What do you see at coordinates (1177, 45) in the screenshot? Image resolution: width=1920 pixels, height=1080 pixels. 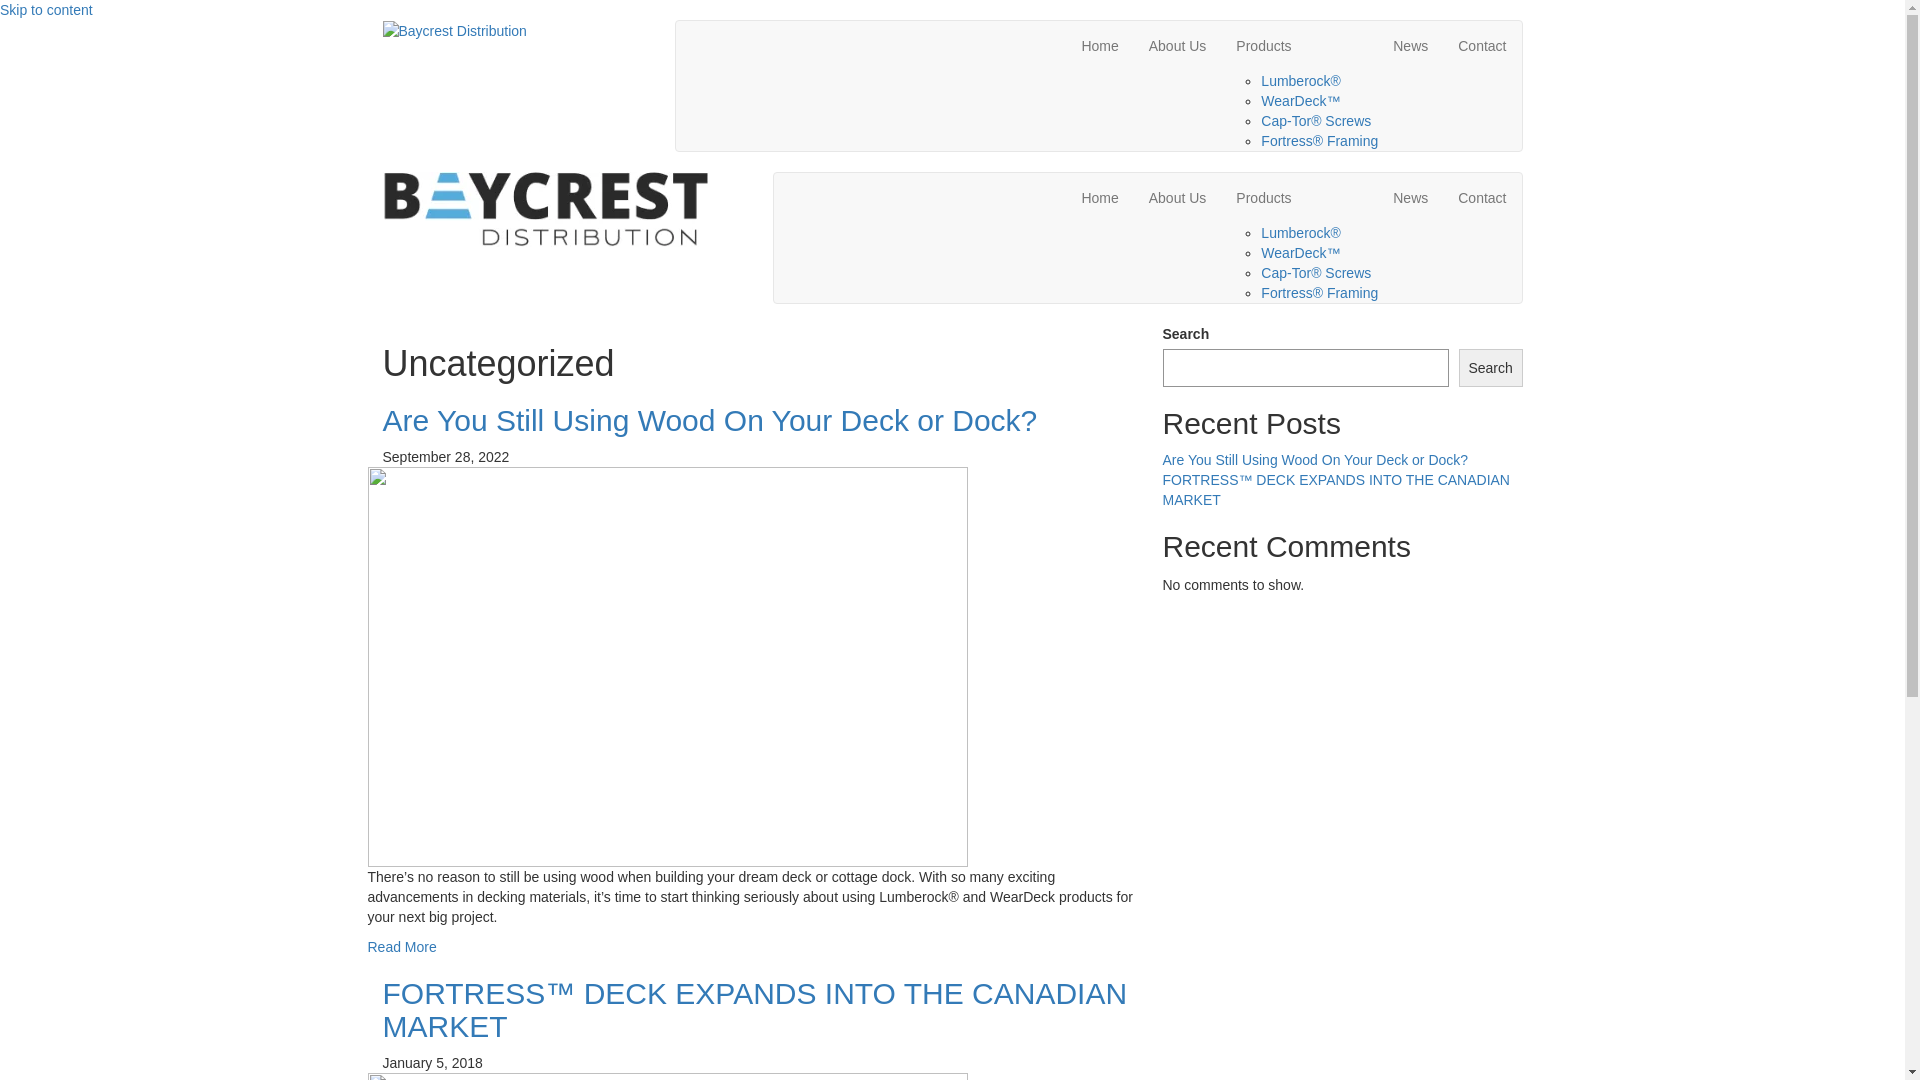 I see `'About Us'` at bounding box center [1177, 45].